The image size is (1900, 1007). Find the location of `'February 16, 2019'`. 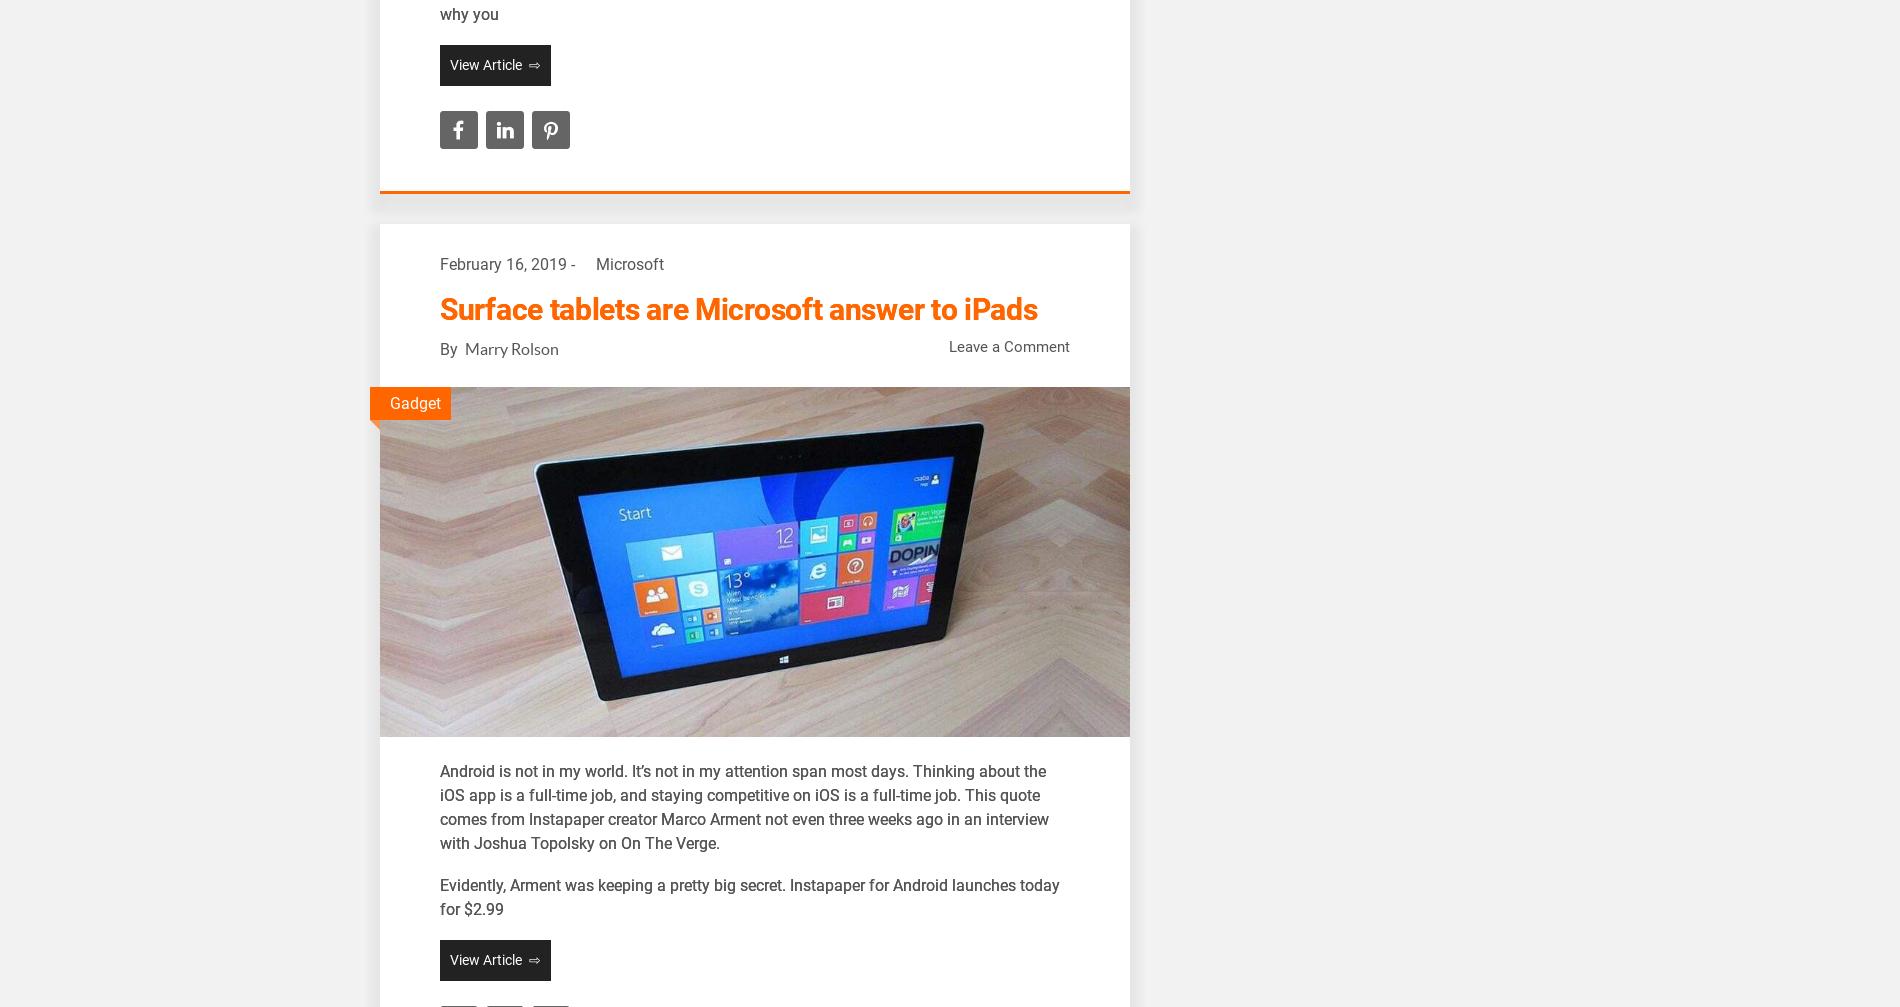

'February 16, 2019' is located at coordinates (503, 264).